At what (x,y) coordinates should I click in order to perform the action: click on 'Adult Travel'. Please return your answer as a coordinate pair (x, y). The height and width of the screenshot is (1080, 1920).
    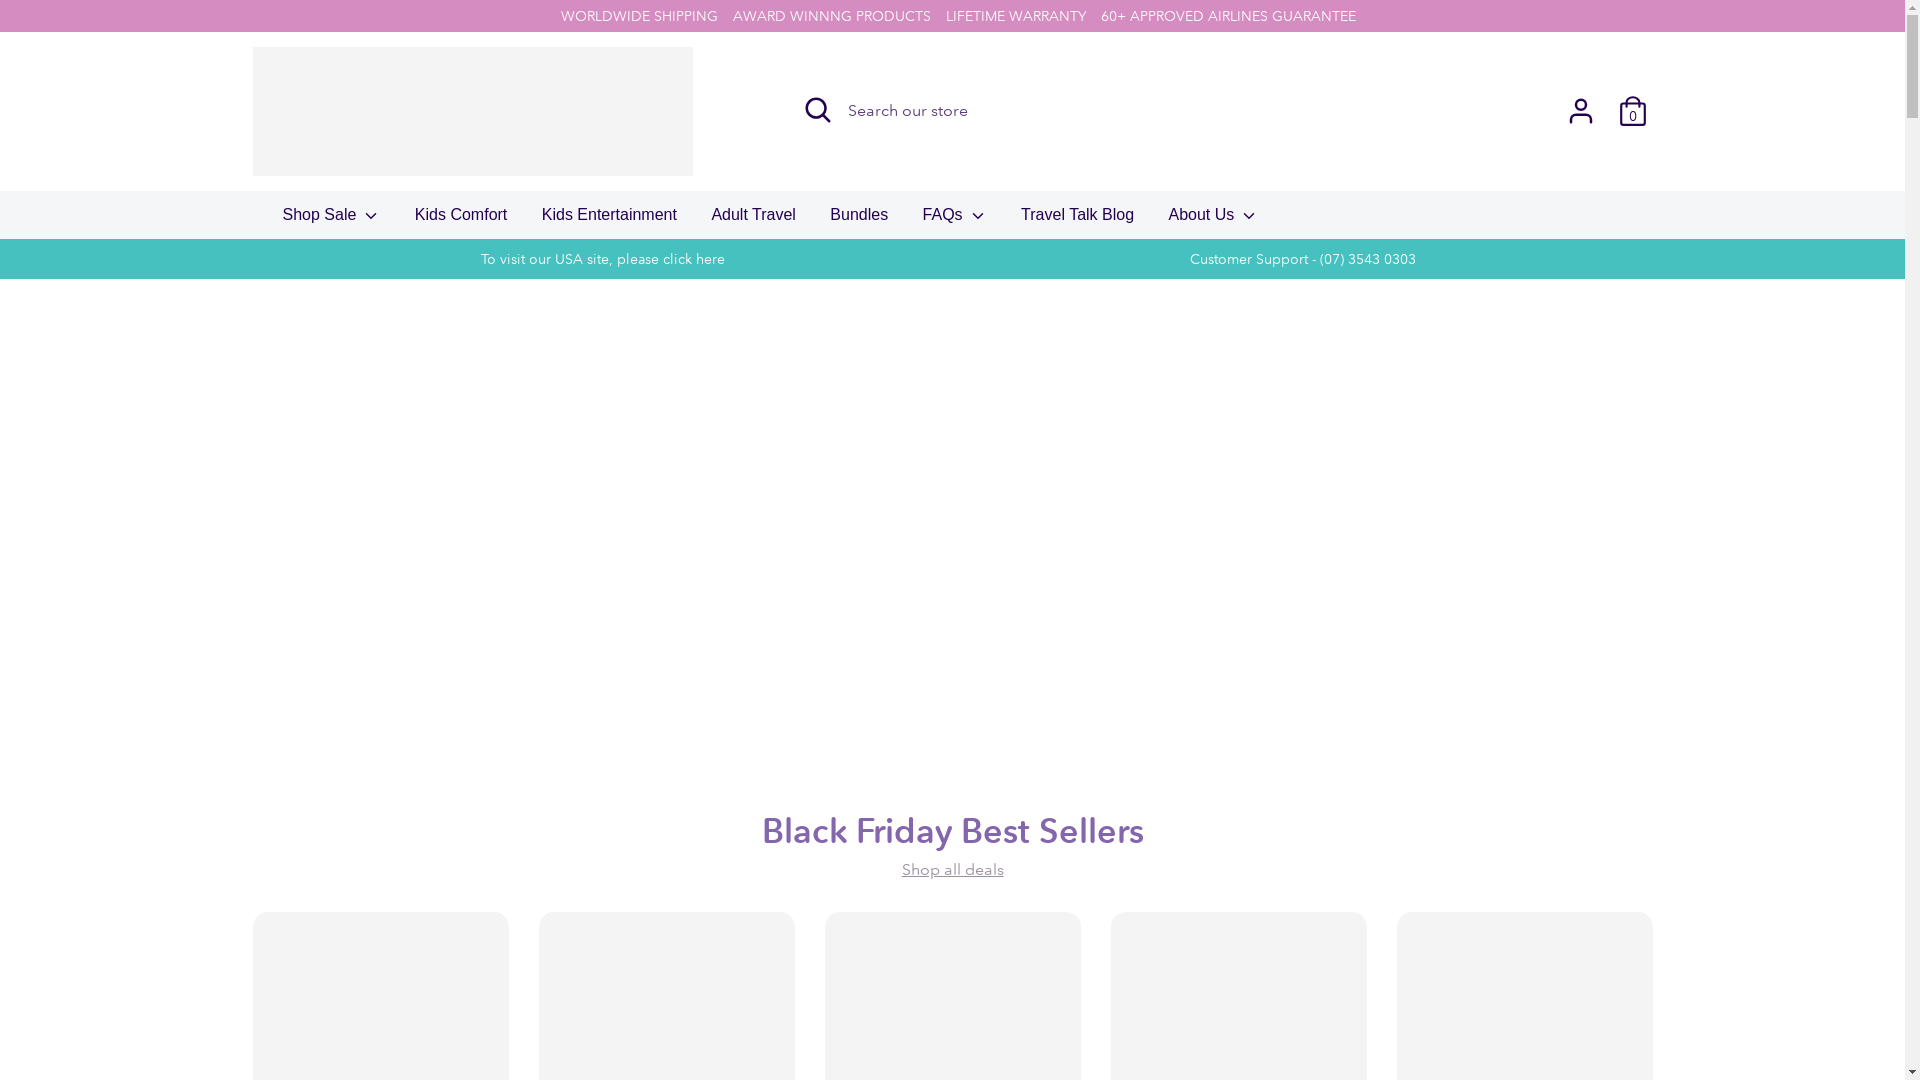
    Looking at the image, I should click on (696, 220).